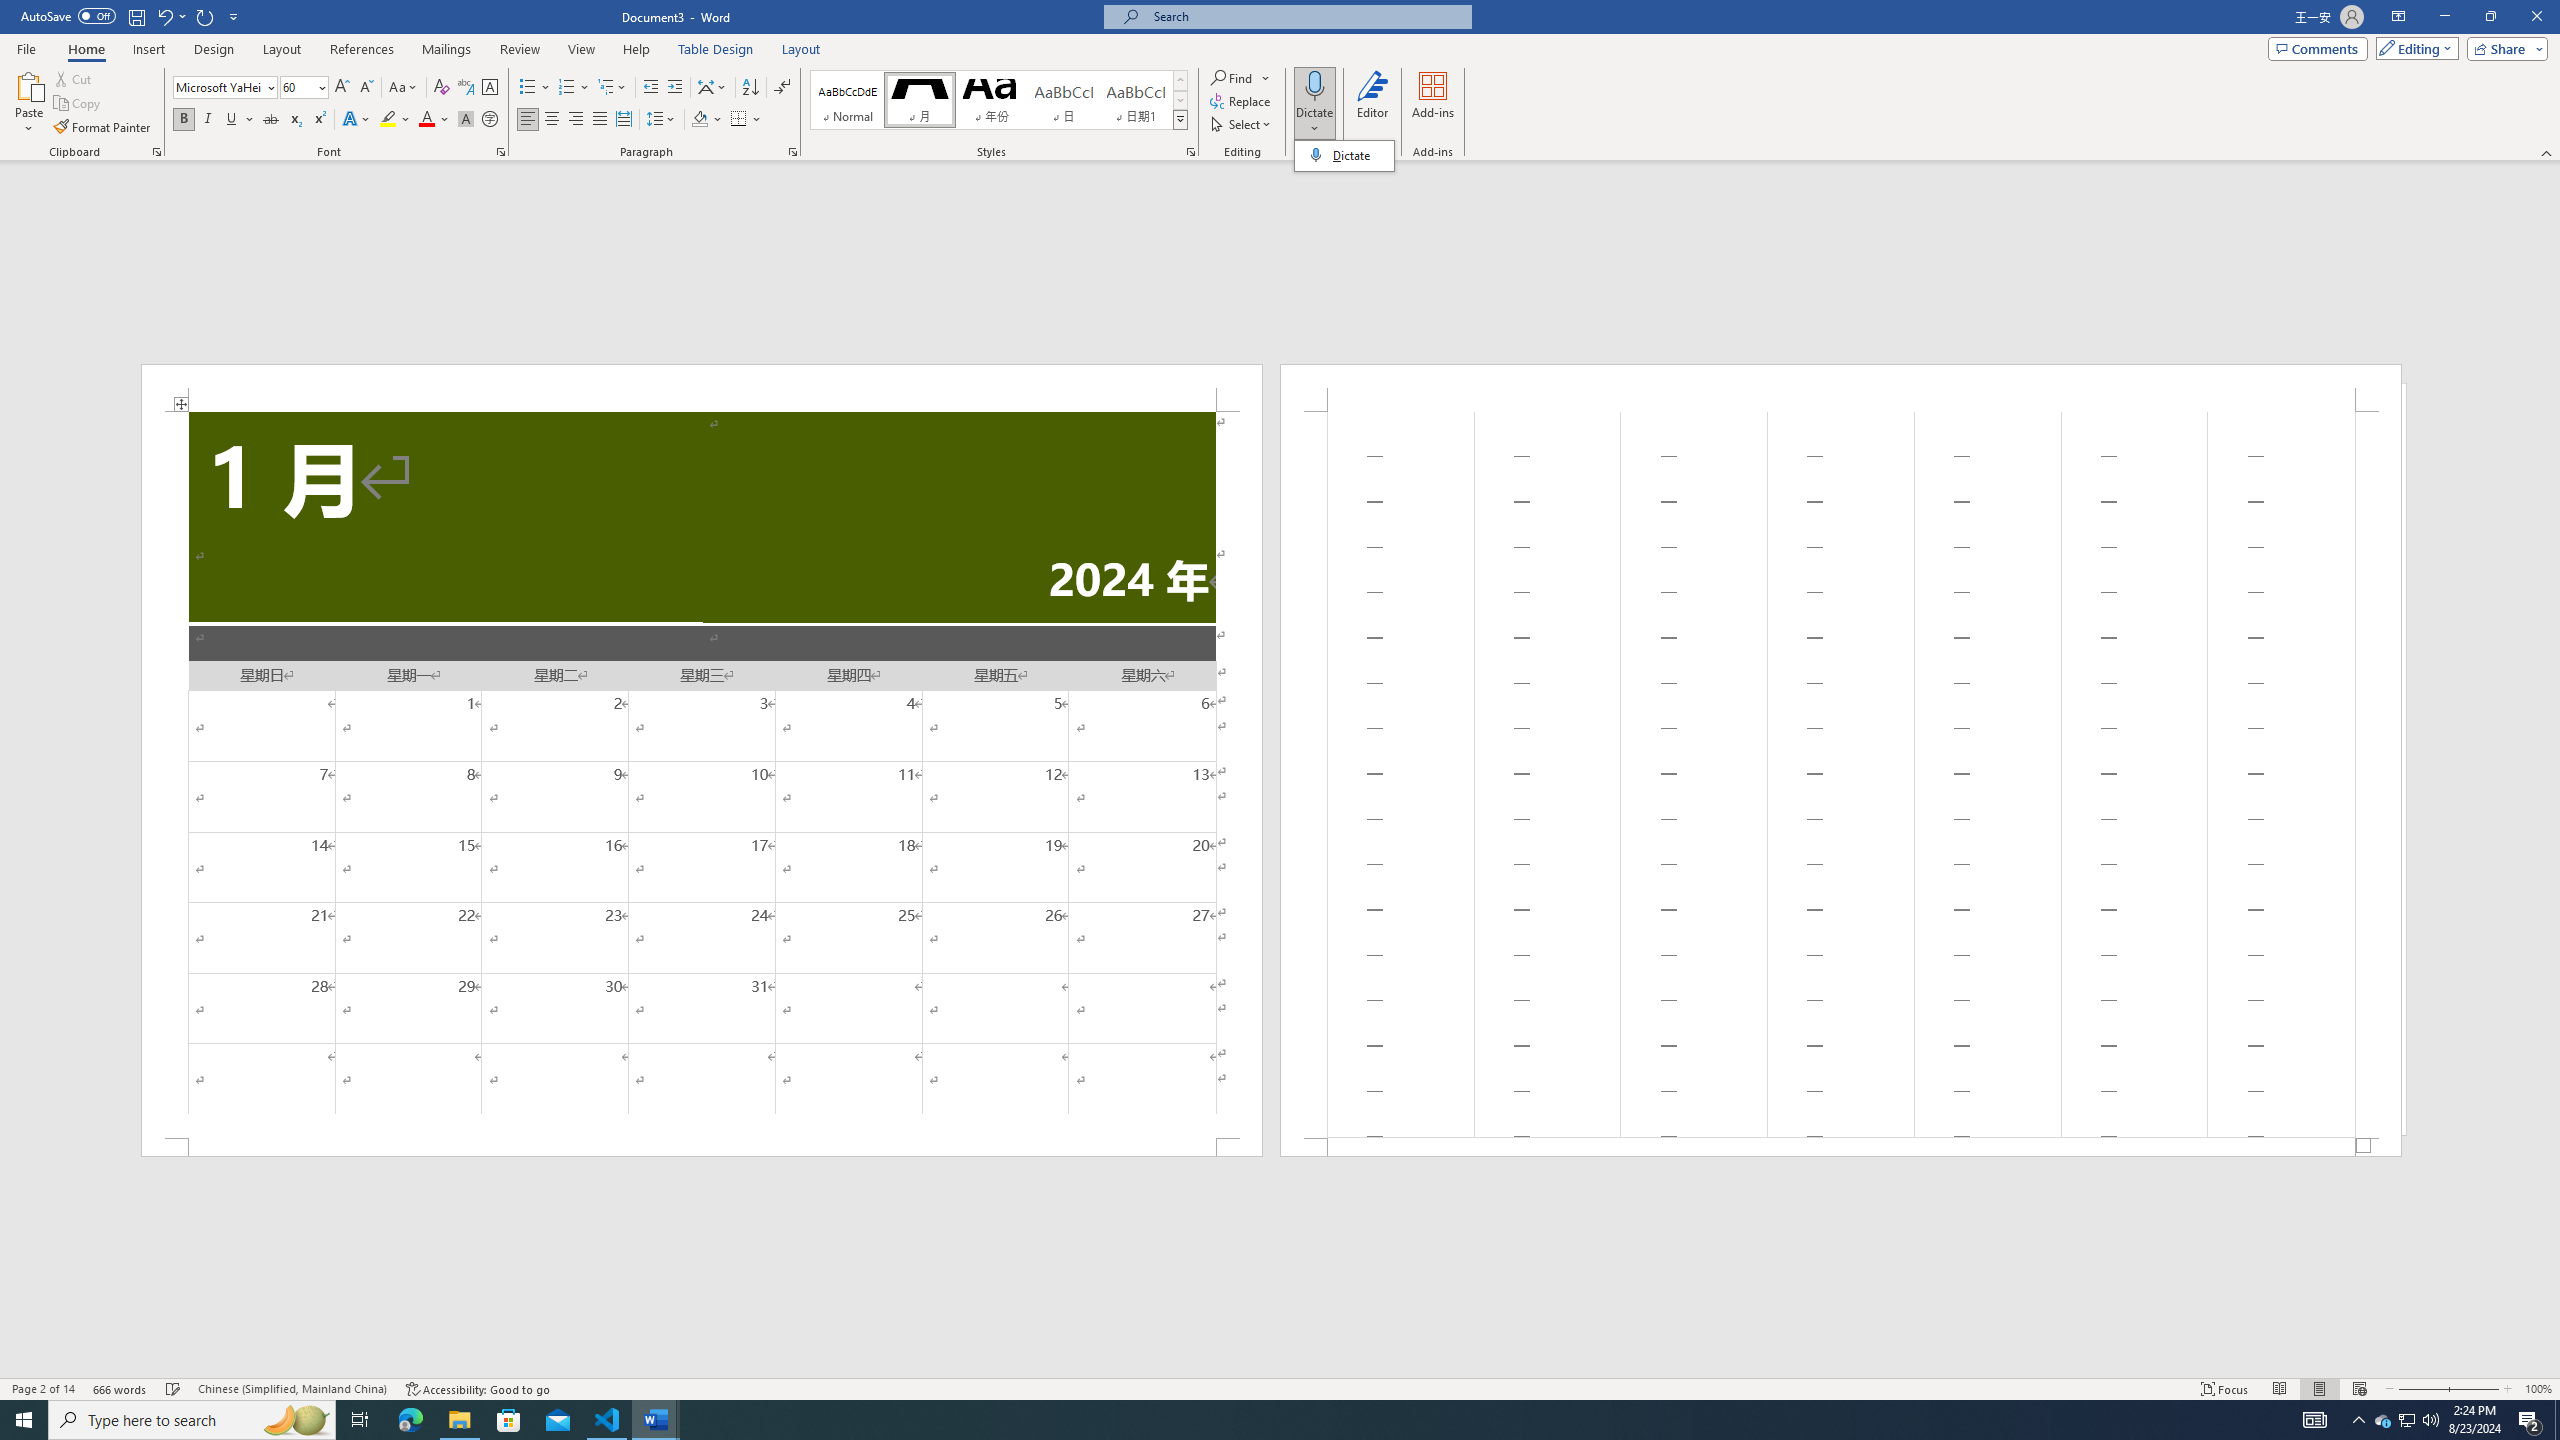  What do you see at coordinates (458, 1418) in the screenshot?
I see `'File Explorer - 1 running window'` at bounding box center [458, 1418].